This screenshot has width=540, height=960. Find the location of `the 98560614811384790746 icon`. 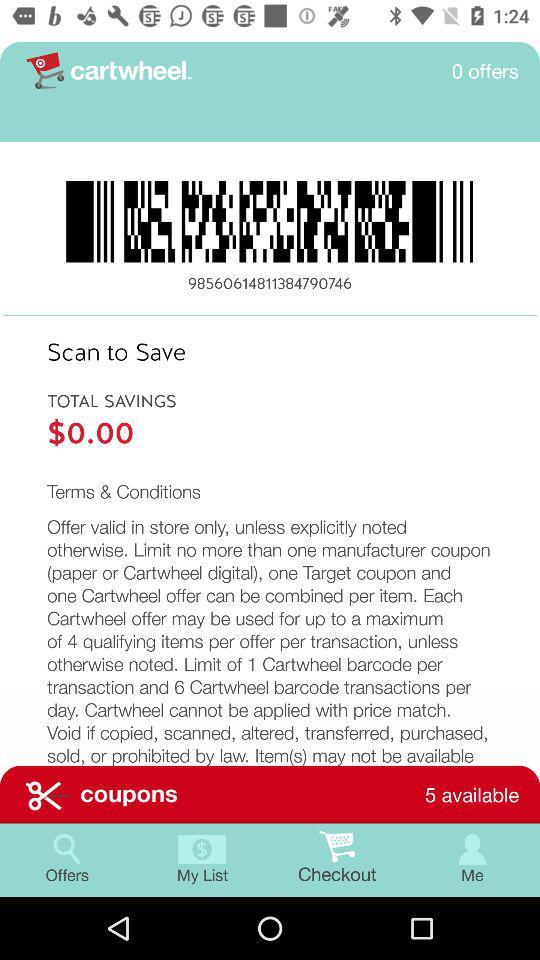

the 98560614811384790746 icon is located at coordinates (270, 282).